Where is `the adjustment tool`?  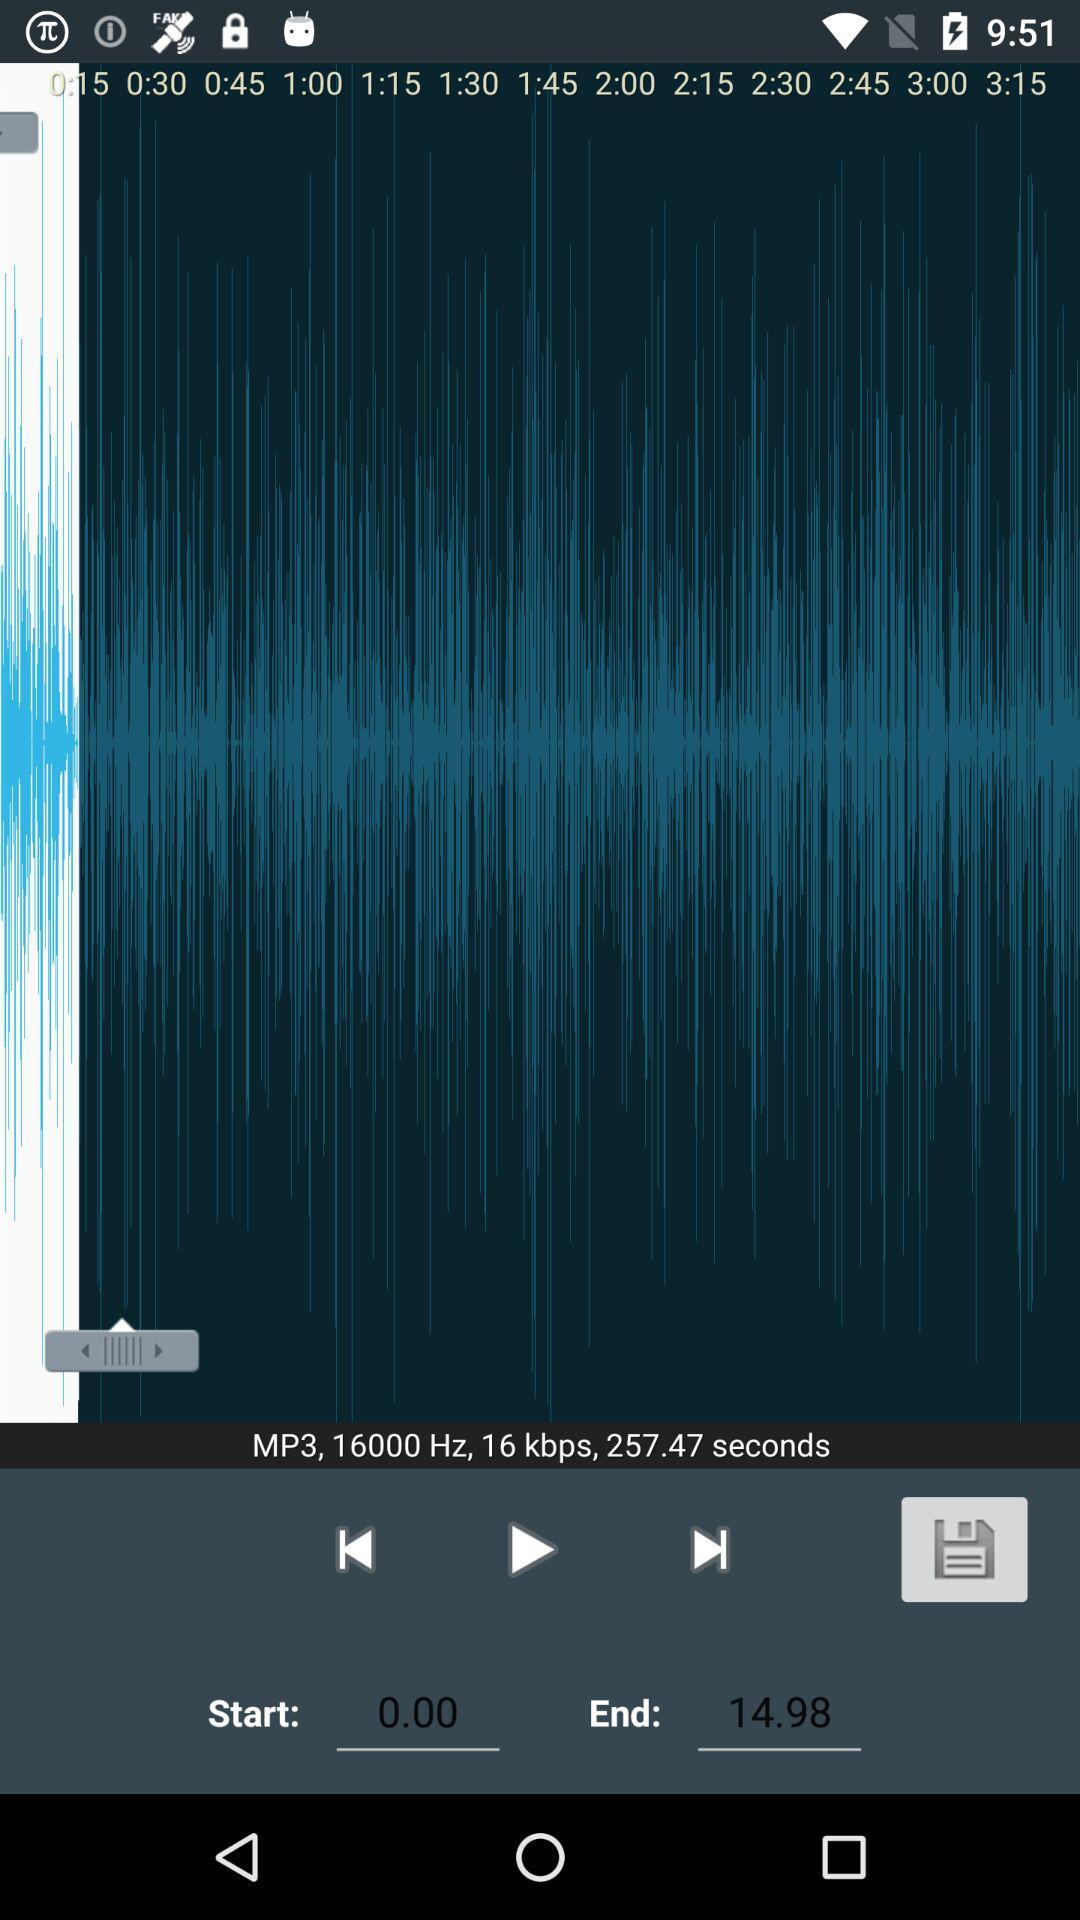 the adjustment tool is located at coordinates (122, 1349).